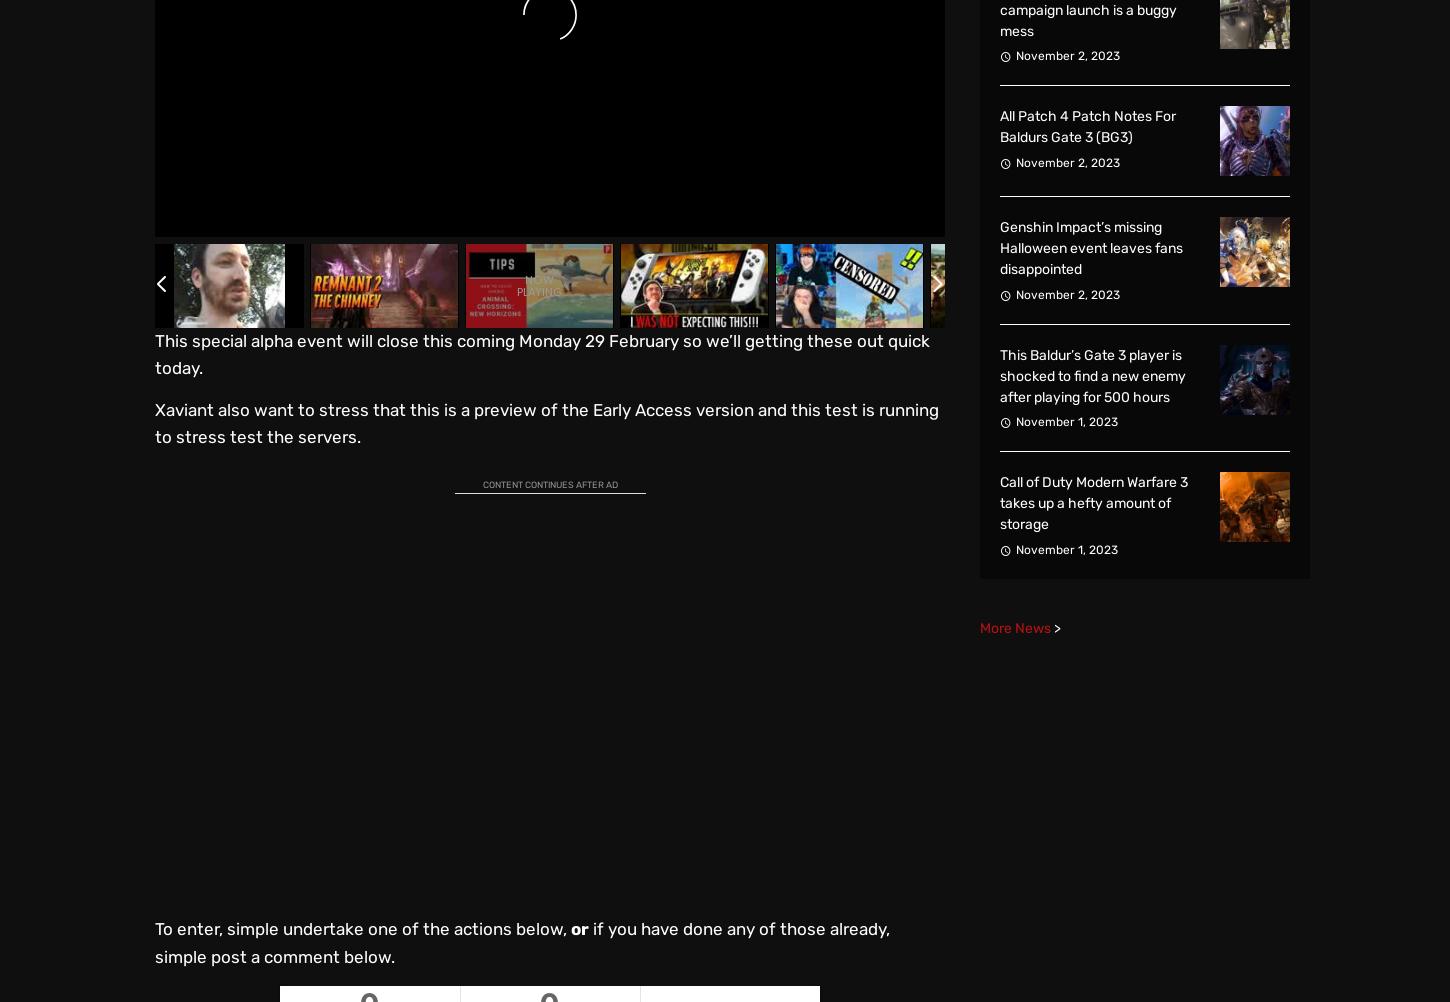 The image size is (1450, 1002). Describe the element at coordinates (522, 941) in the screenshot. I see `'if you have done any of those already, simple post a comment below.'` at that location.